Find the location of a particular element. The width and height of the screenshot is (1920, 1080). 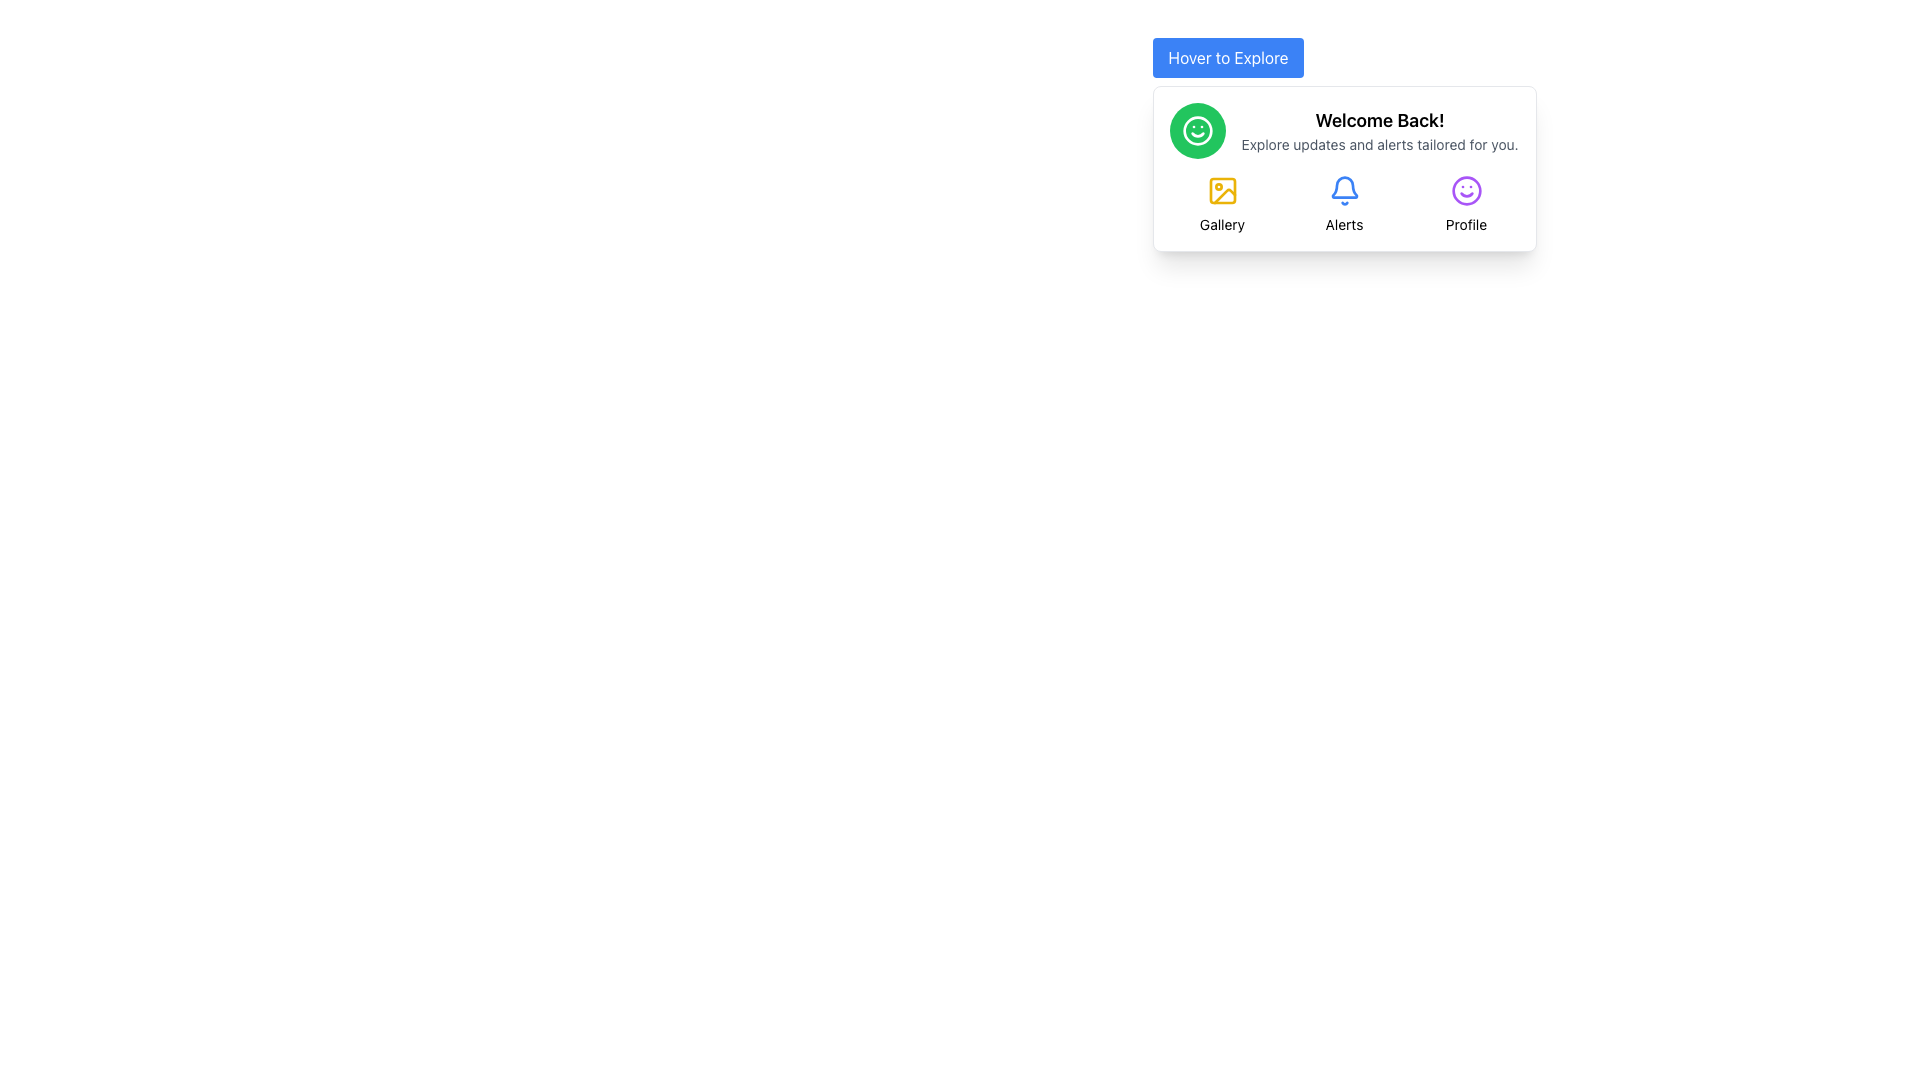

the welcome message composite UI element located at the top center of the card, which includes an icon and accompanying text to inform the user of updates and alerts is located at coordinates (1344, 131).